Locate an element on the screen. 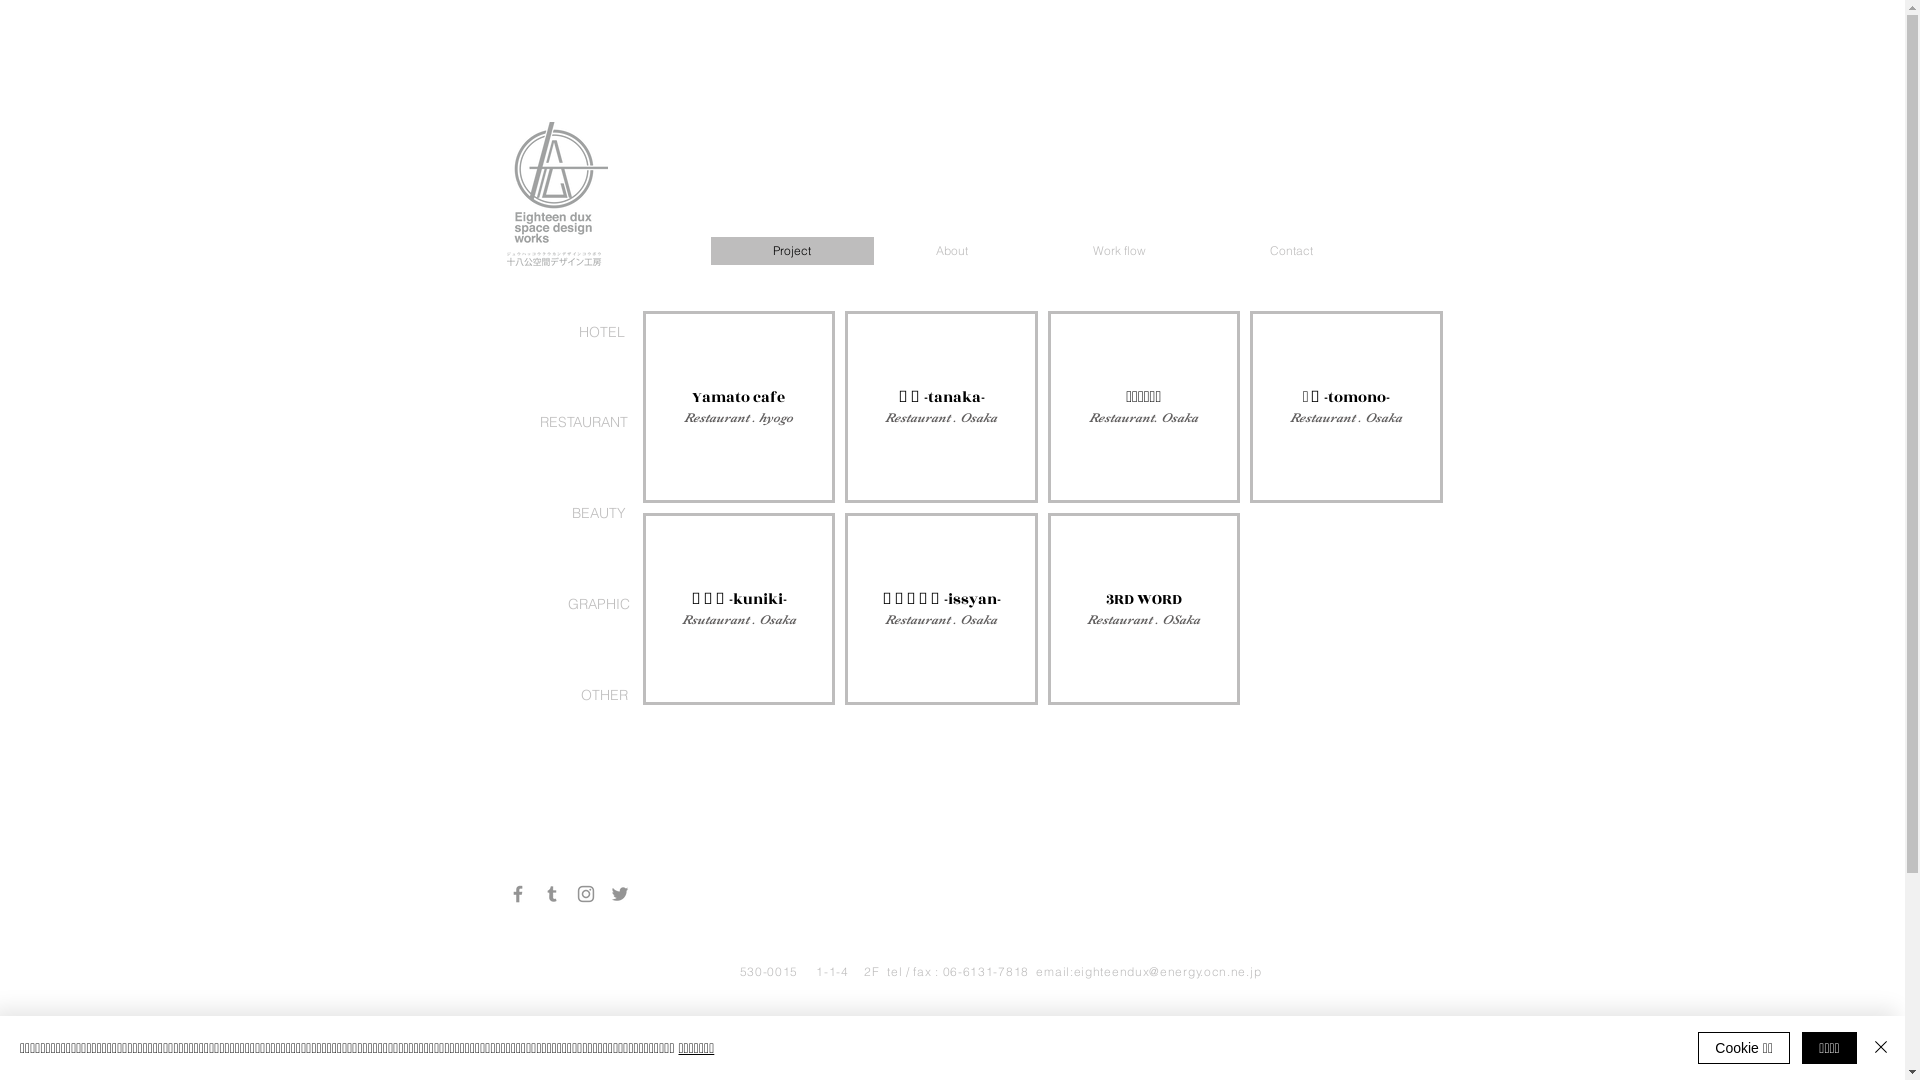 The image size is (1920, 1080). 'About' is located at coordinates (951, 249).